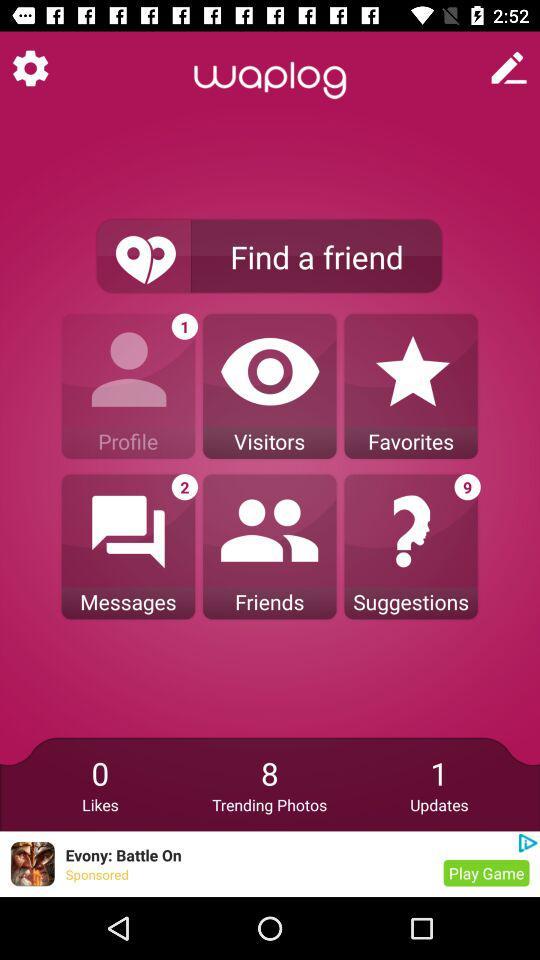 The height and width of the screenshot is (960, 540). What do you see at coordinates (270, 385) in the screenshot?
I see `the option beside the profile option` at bounding box center [270, 385].